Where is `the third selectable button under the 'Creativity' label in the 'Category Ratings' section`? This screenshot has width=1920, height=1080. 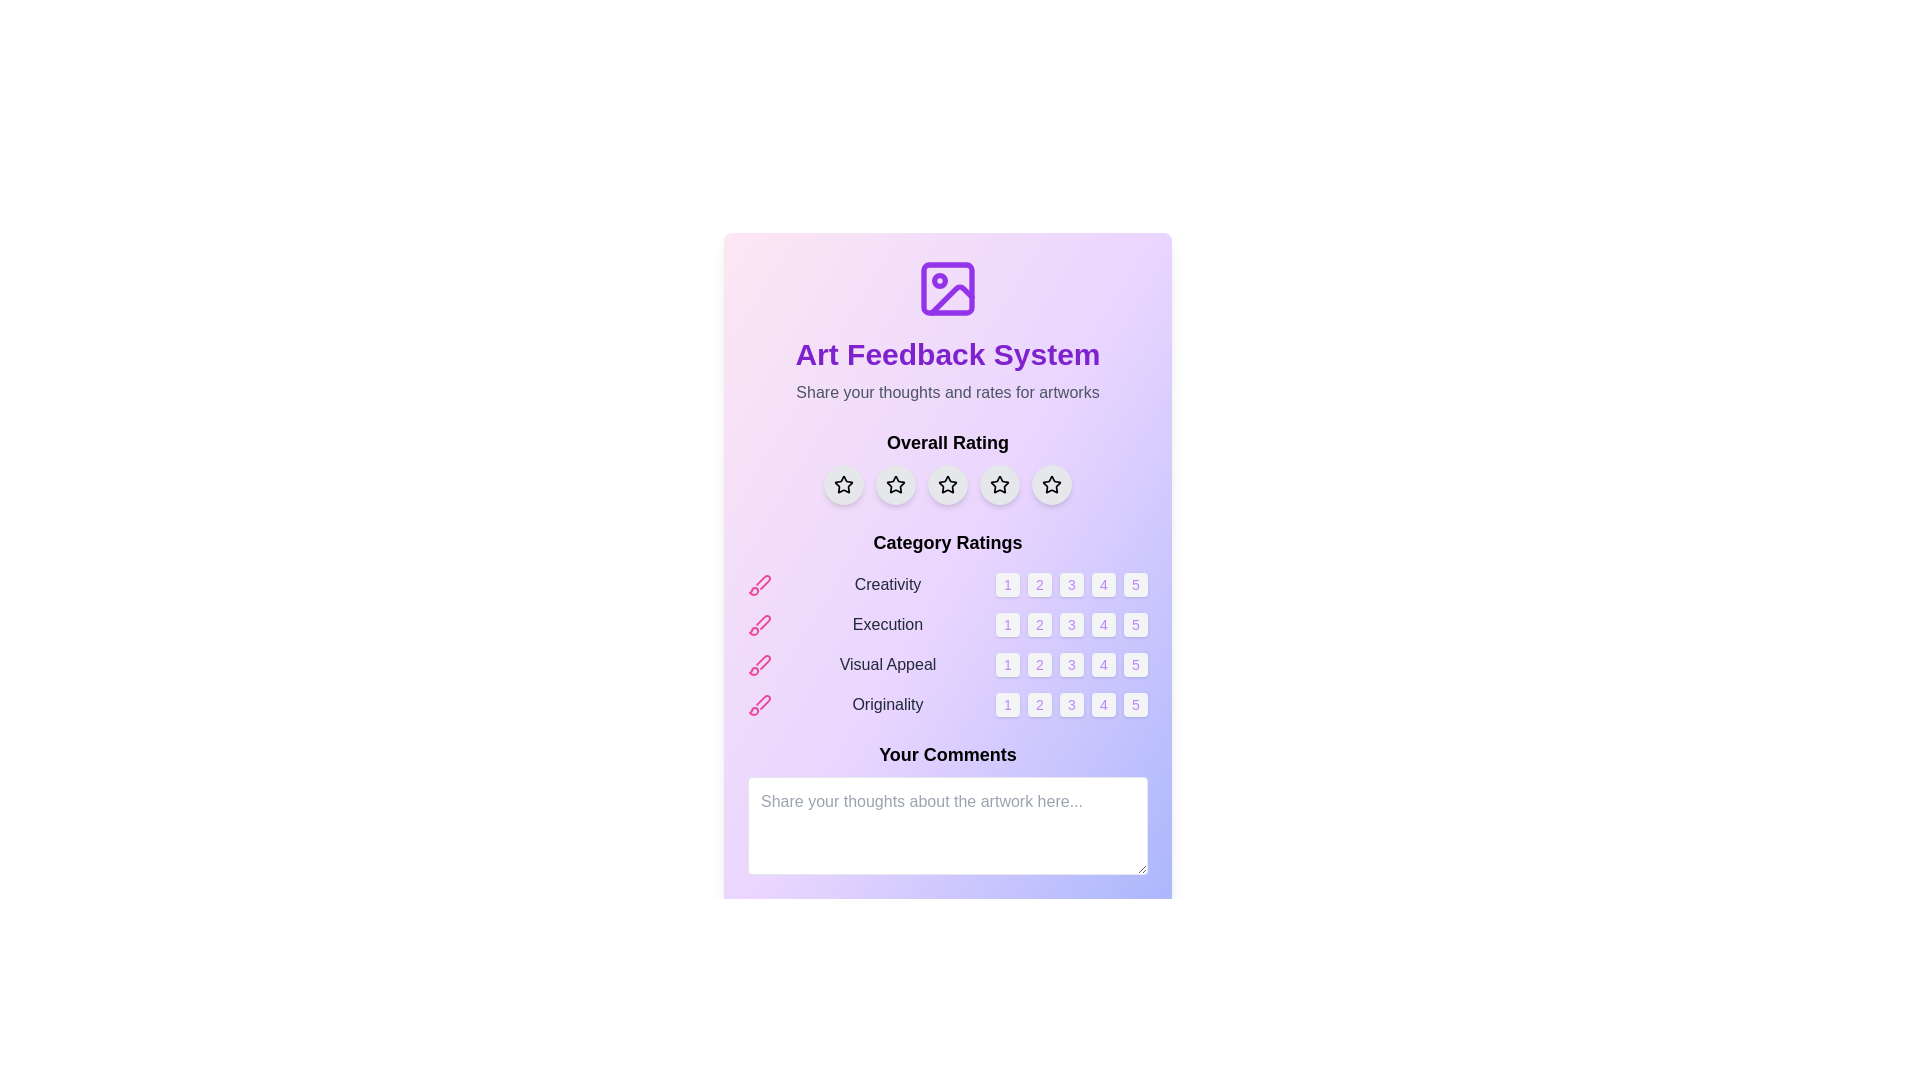
the third selectable button under the 'Creativity' label in the 'Category Ratings' section is located at coordinates (1070, 585).